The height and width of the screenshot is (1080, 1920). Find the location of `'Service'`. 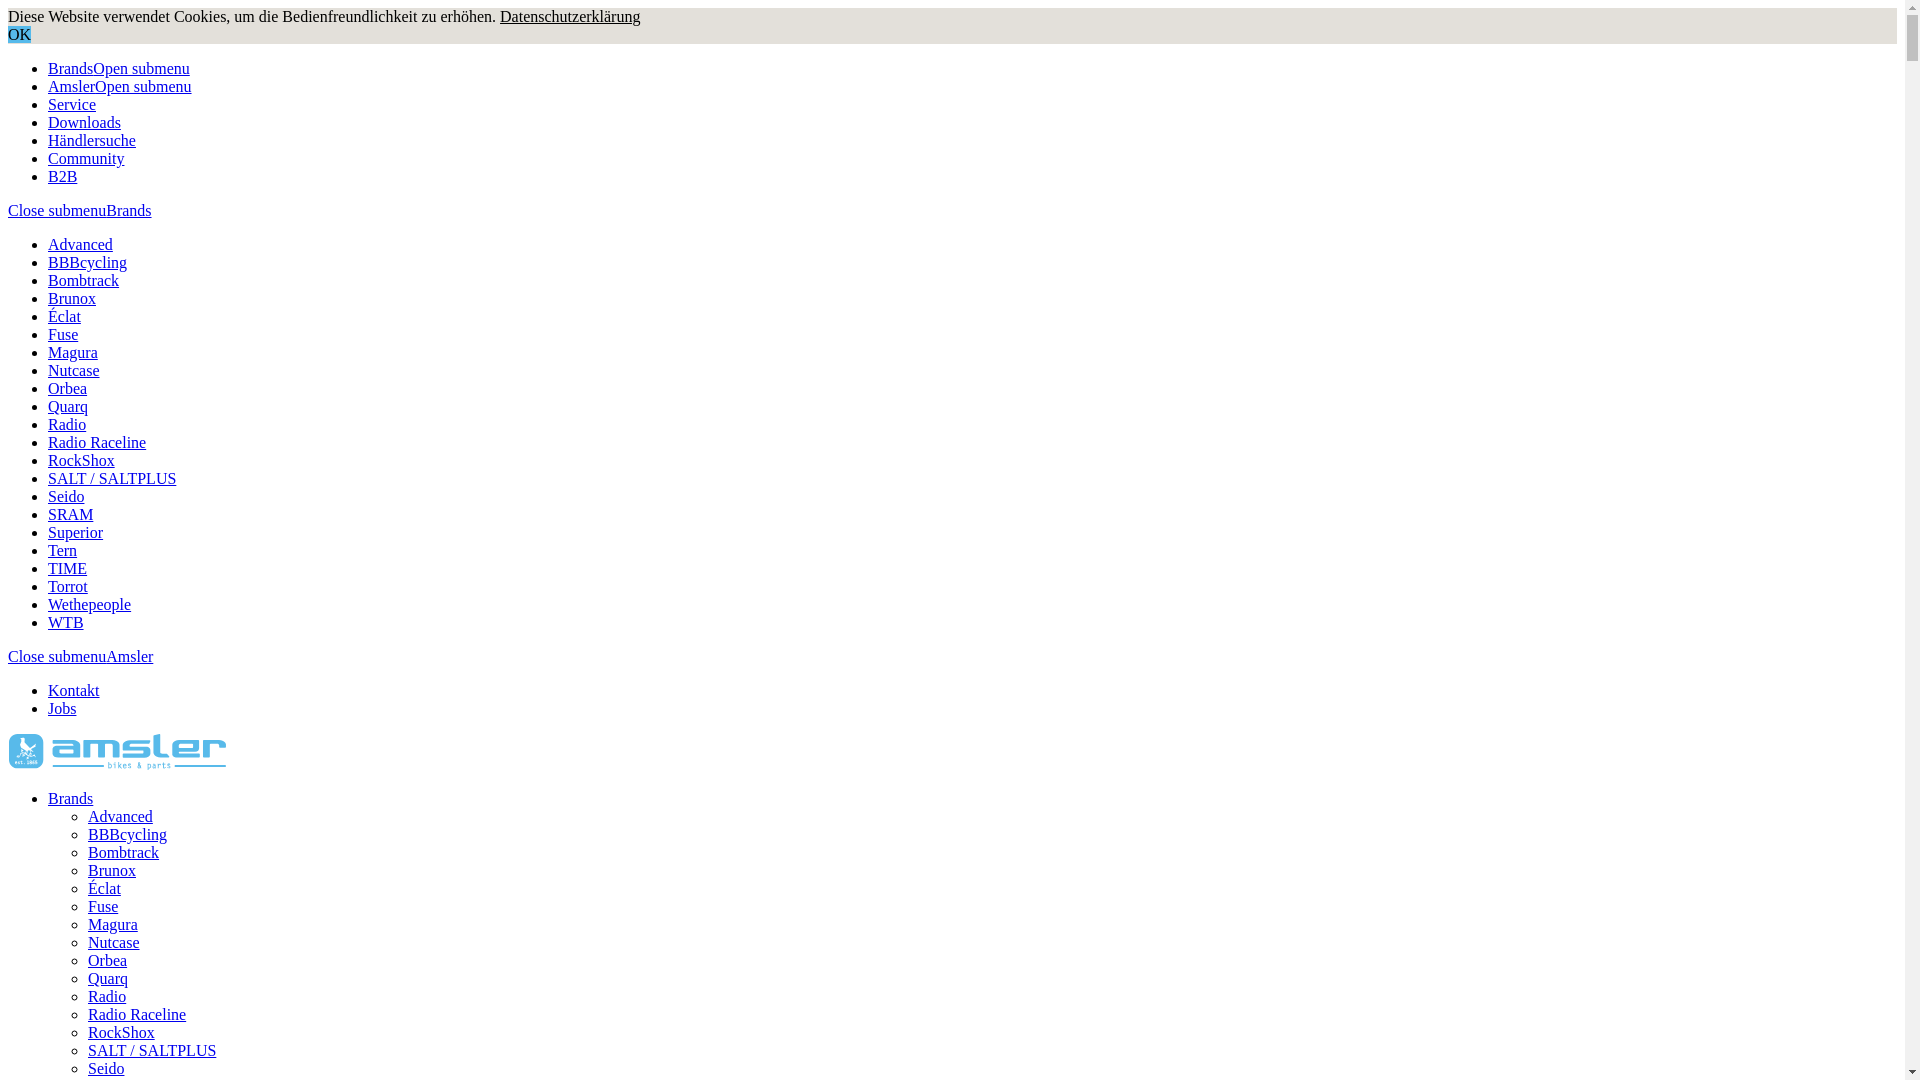

'Service' is located at coordinates (72, 104).